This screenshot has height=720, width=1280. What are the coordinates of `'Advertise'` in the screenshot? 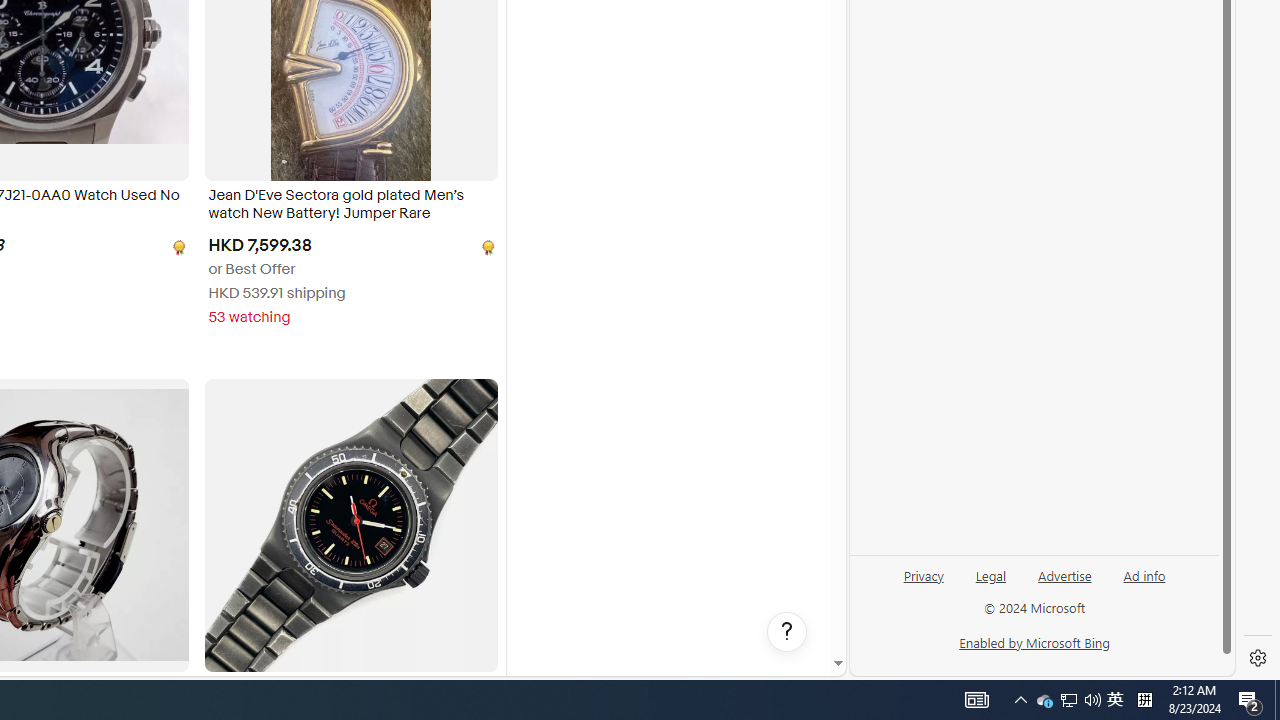 It's located at (1063, 574).